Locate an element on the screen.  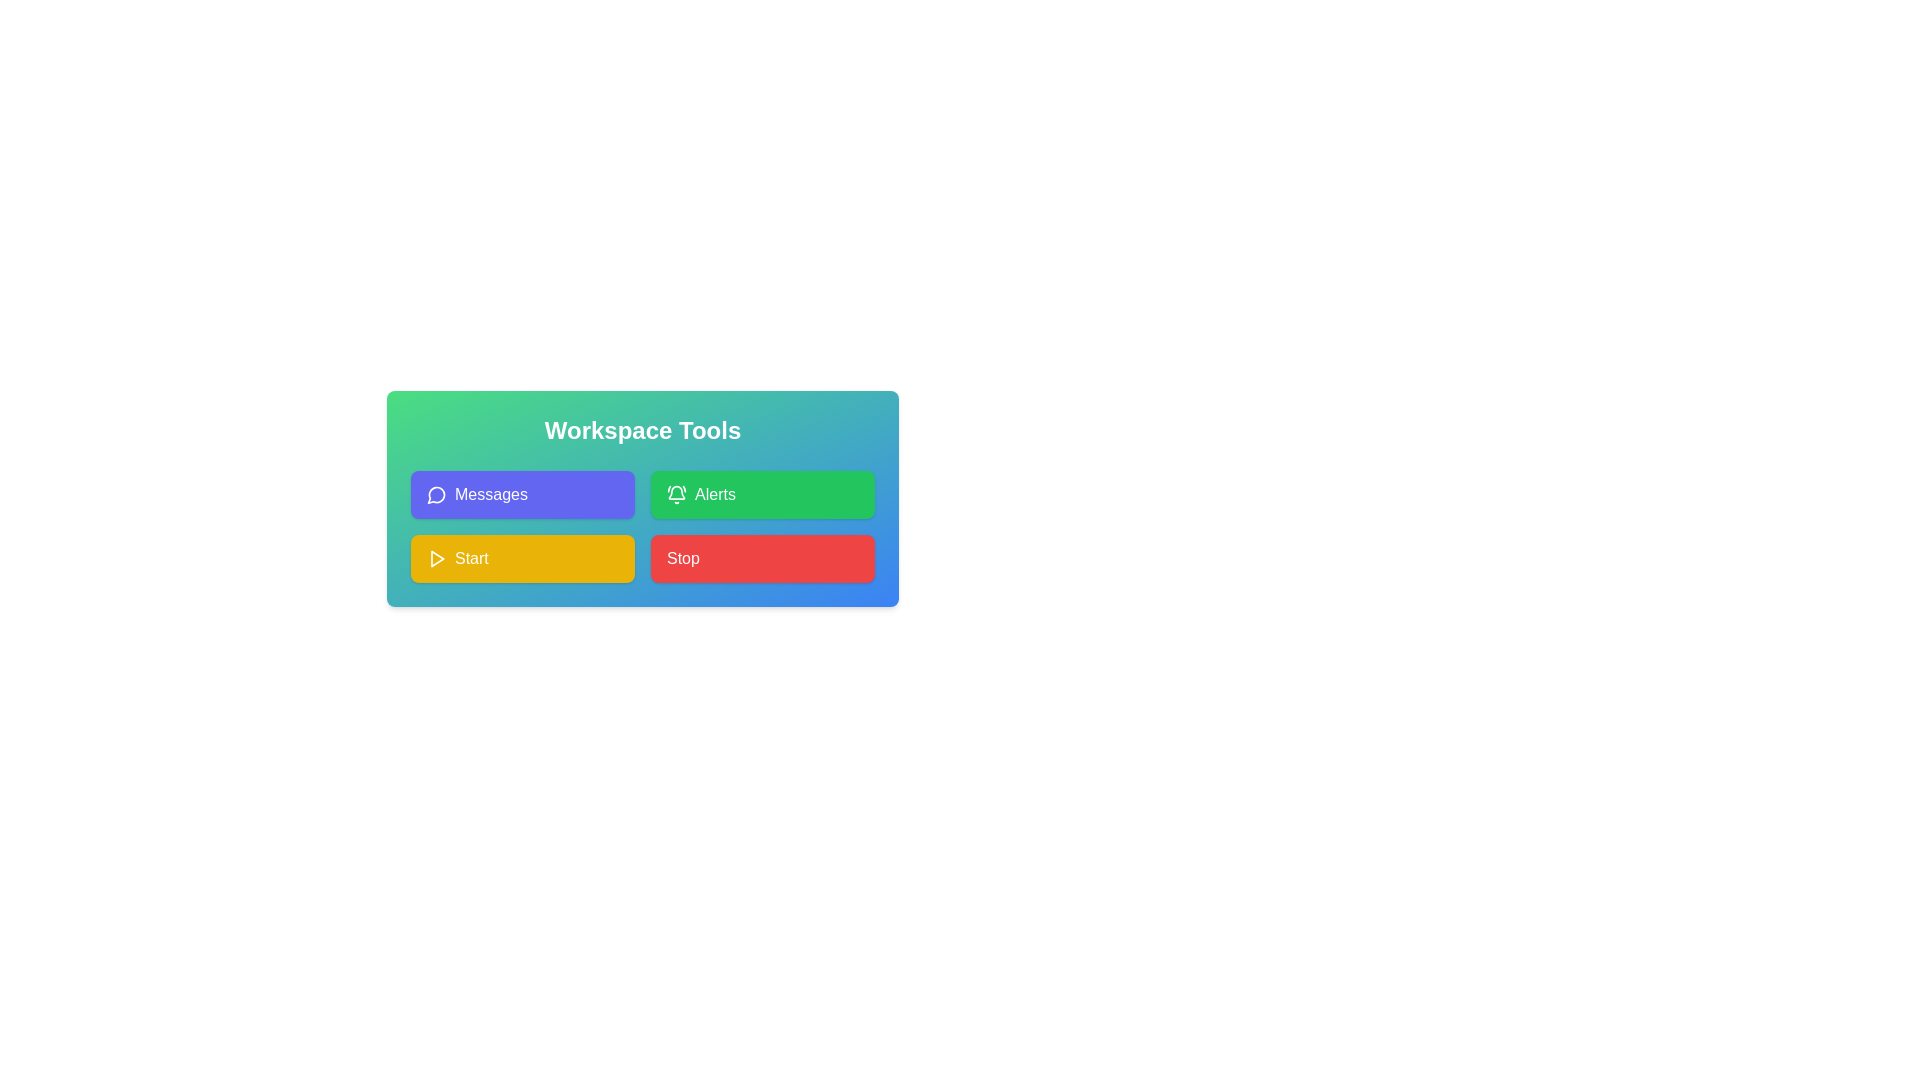
the bell icon component part within the green 'Alerts' button located in the top-right corner of the interface is located at coordinates (676, 492).